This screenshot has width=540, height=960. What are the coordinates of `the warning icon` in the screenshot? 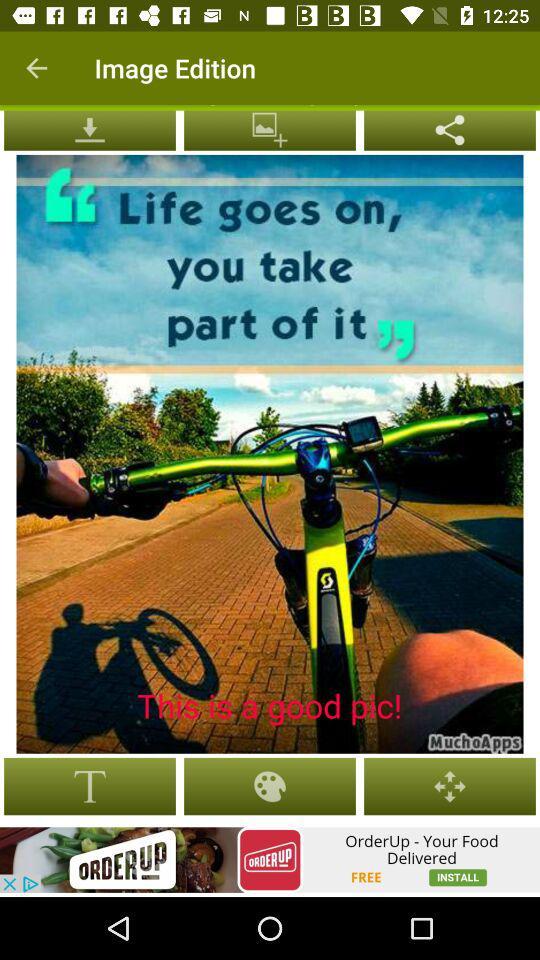 It's located at (89, 128).